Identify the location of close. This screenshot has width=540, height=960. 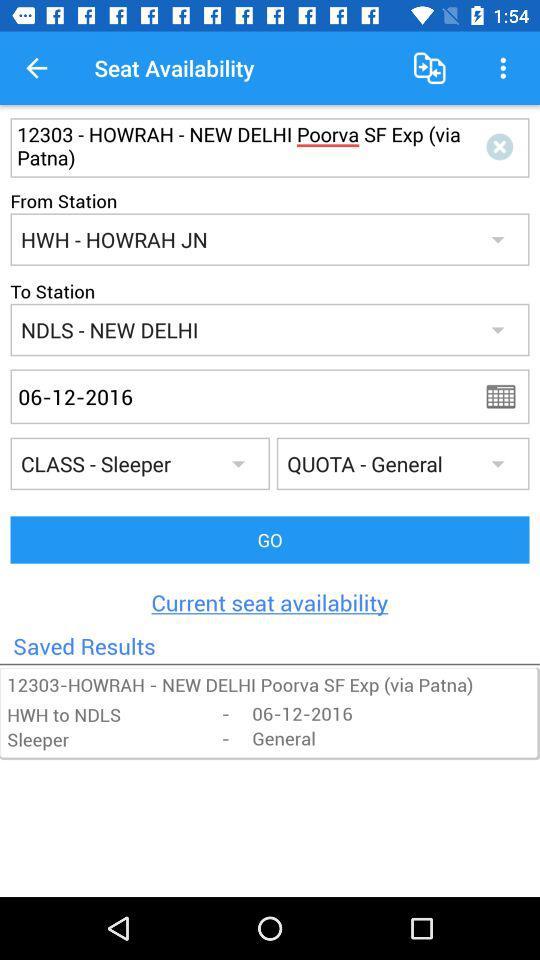
(502, 146).